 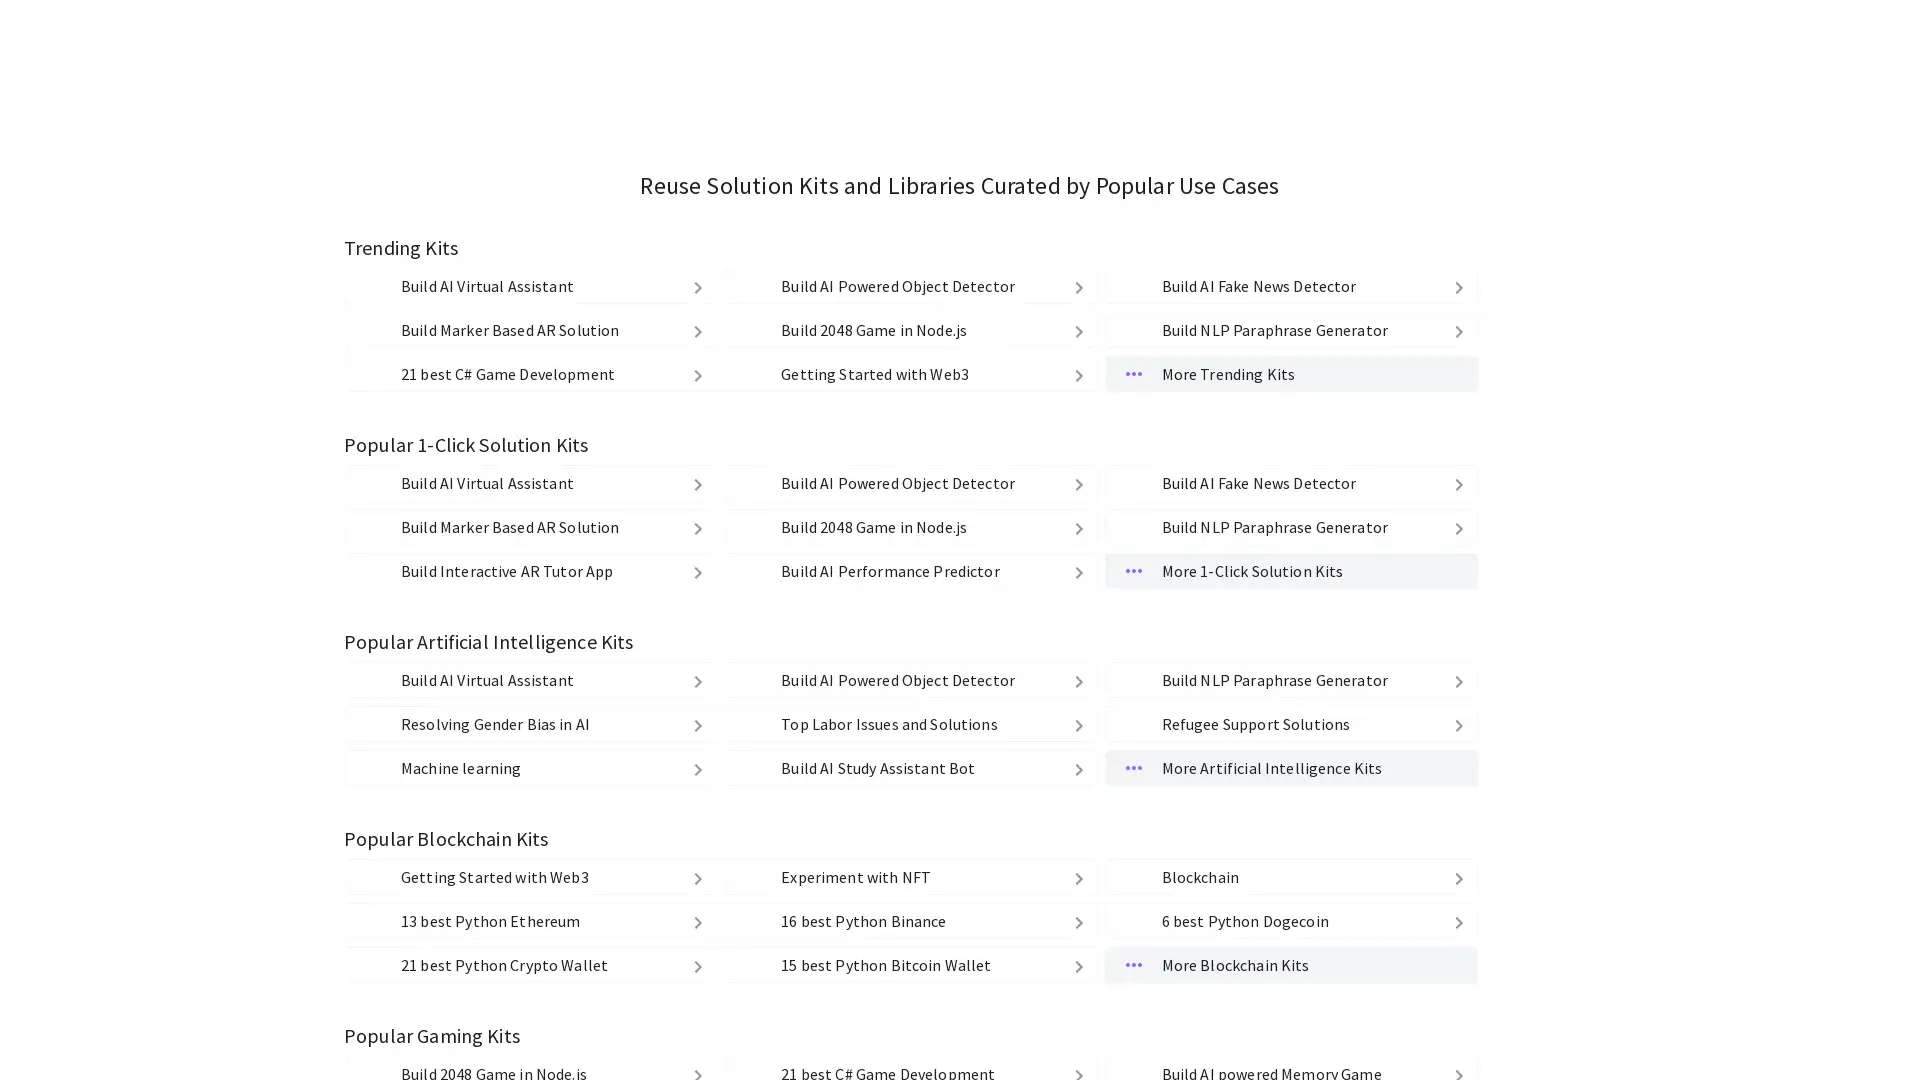 What do you see at coordinates (591, 501) in the screenshot?
I see `JavaScript JavaScript` at bounding box center [591, 501].